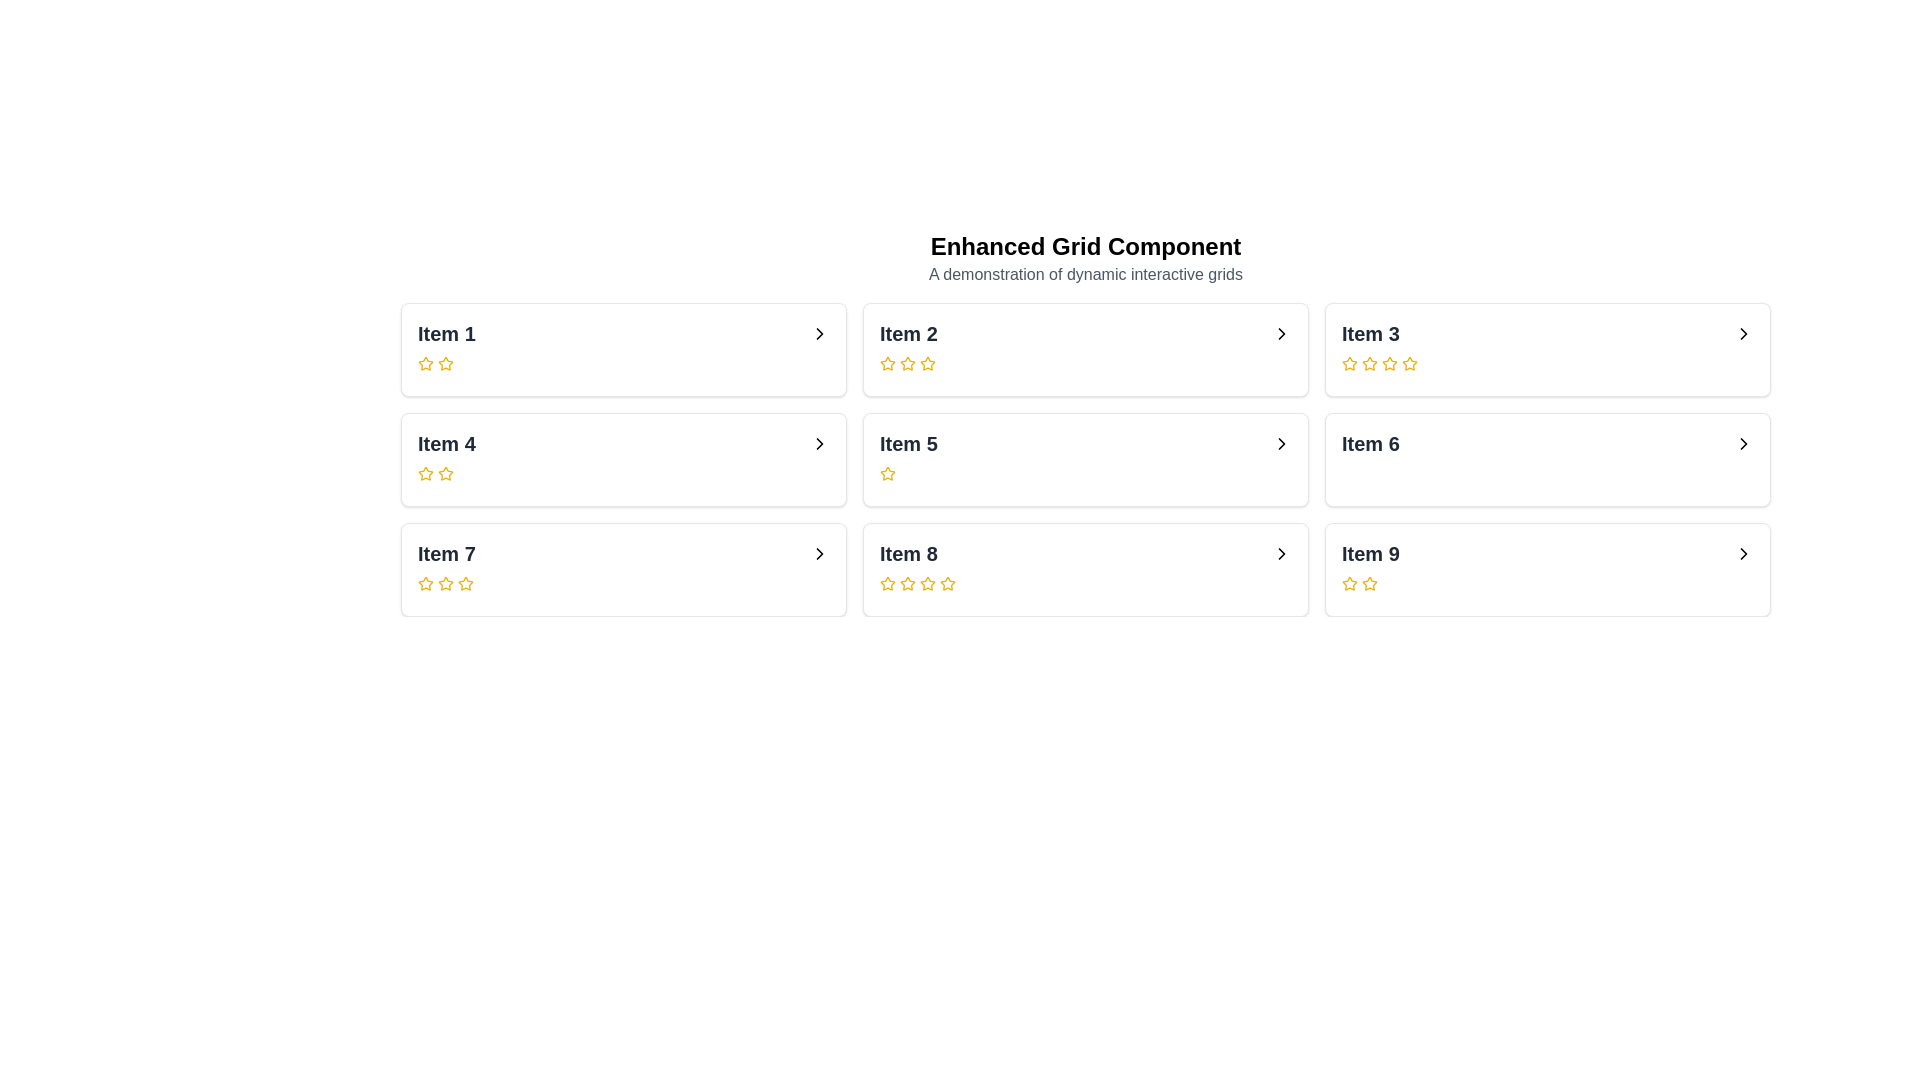 The height and width of the screenshot is (1080, 1920). I want to click on the text label reading 'Item 8', which is set in bold and large font and is located in the second row, third column of the grid layout, so click(907, 554).